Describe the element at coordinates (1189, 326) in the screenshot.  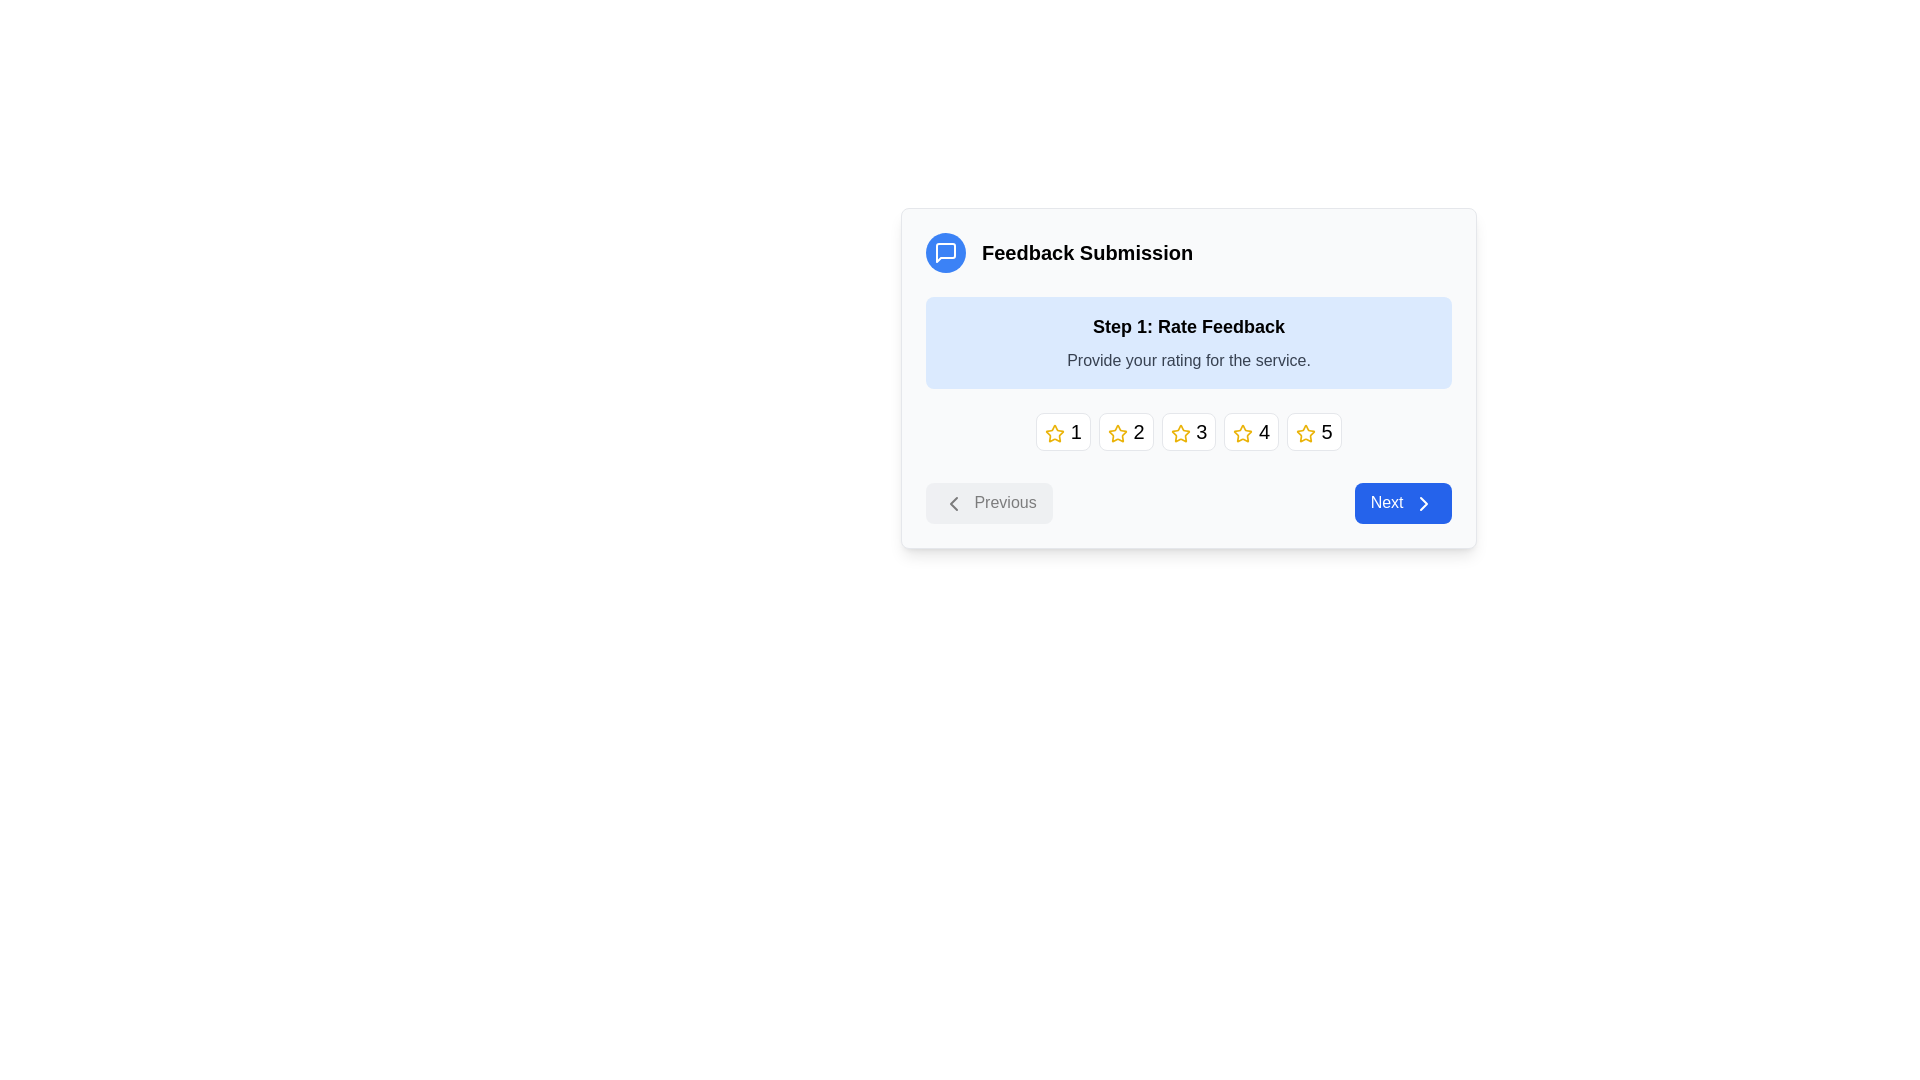
I see `text header 'Step 1: Rate Feedback', which is a bold, large-sized title located near the top of a blue background section in the feedback form layout` at that location.